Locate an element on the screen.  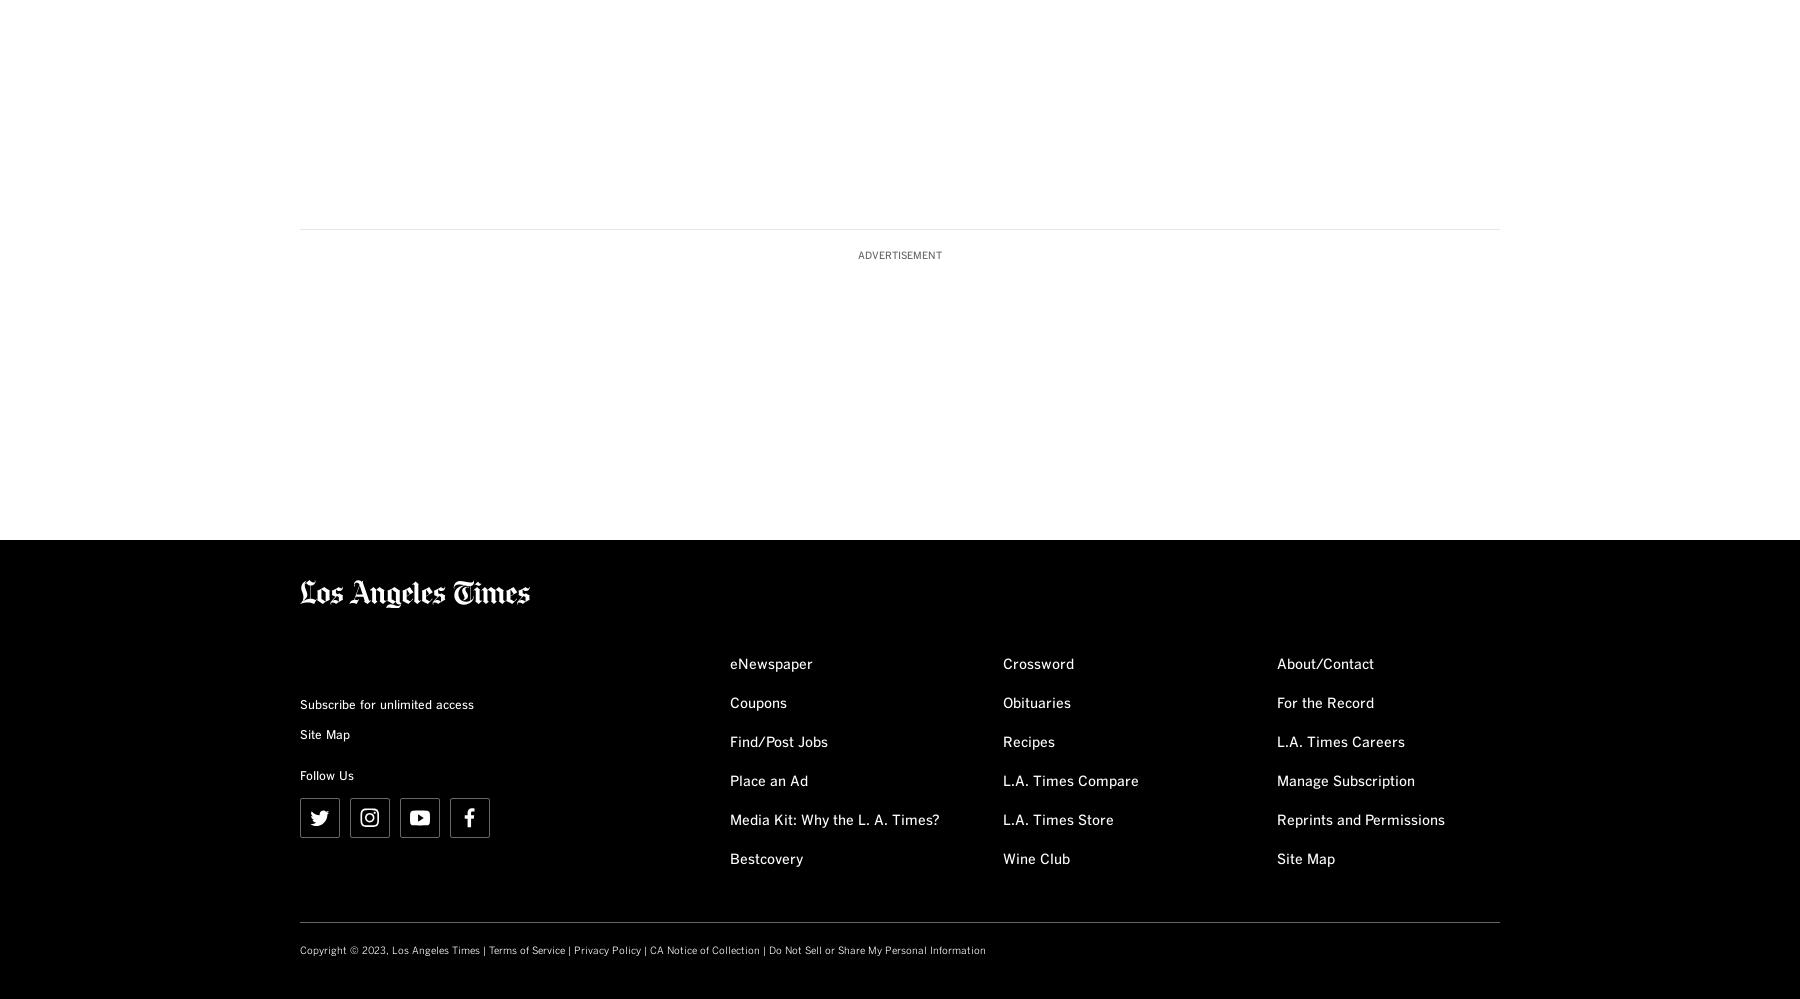
'L.A. Times Careers' is located at coordinates (1339, 741).